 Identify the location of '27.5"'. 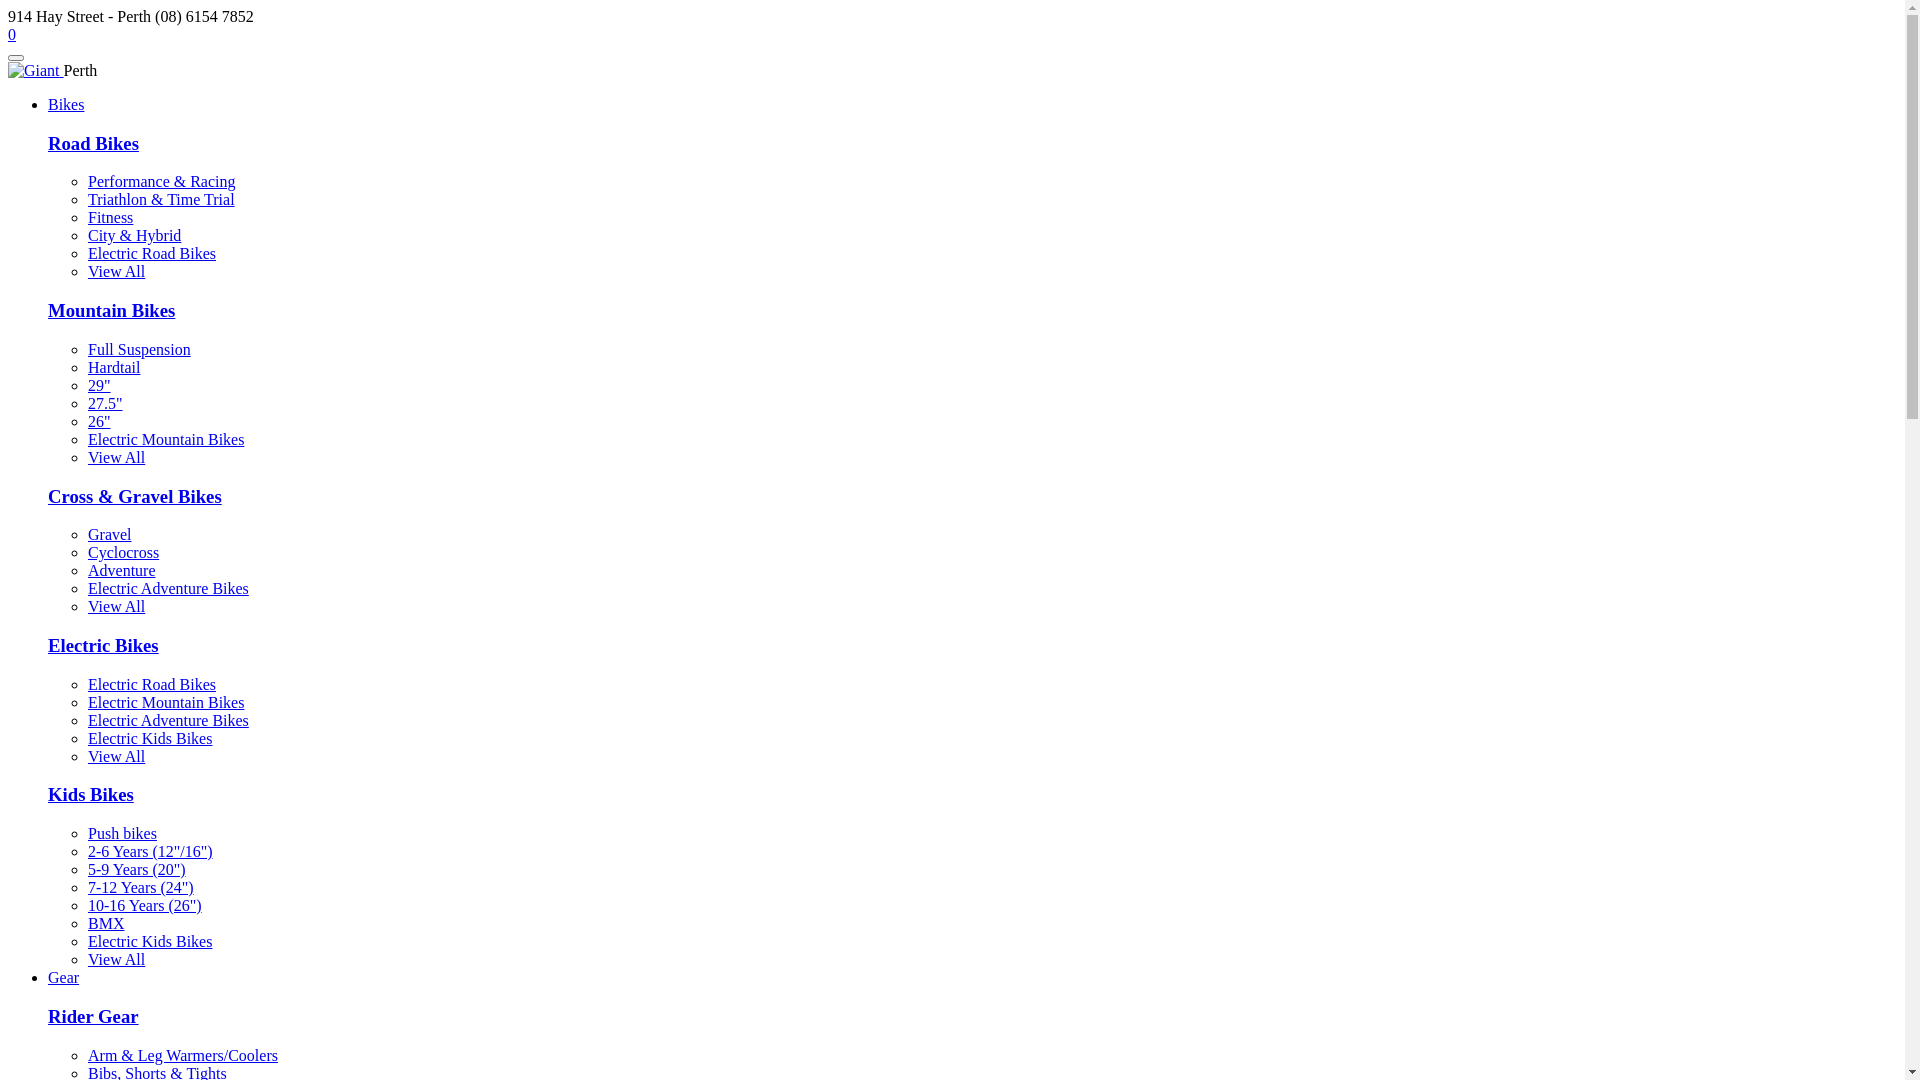
(86, 403).